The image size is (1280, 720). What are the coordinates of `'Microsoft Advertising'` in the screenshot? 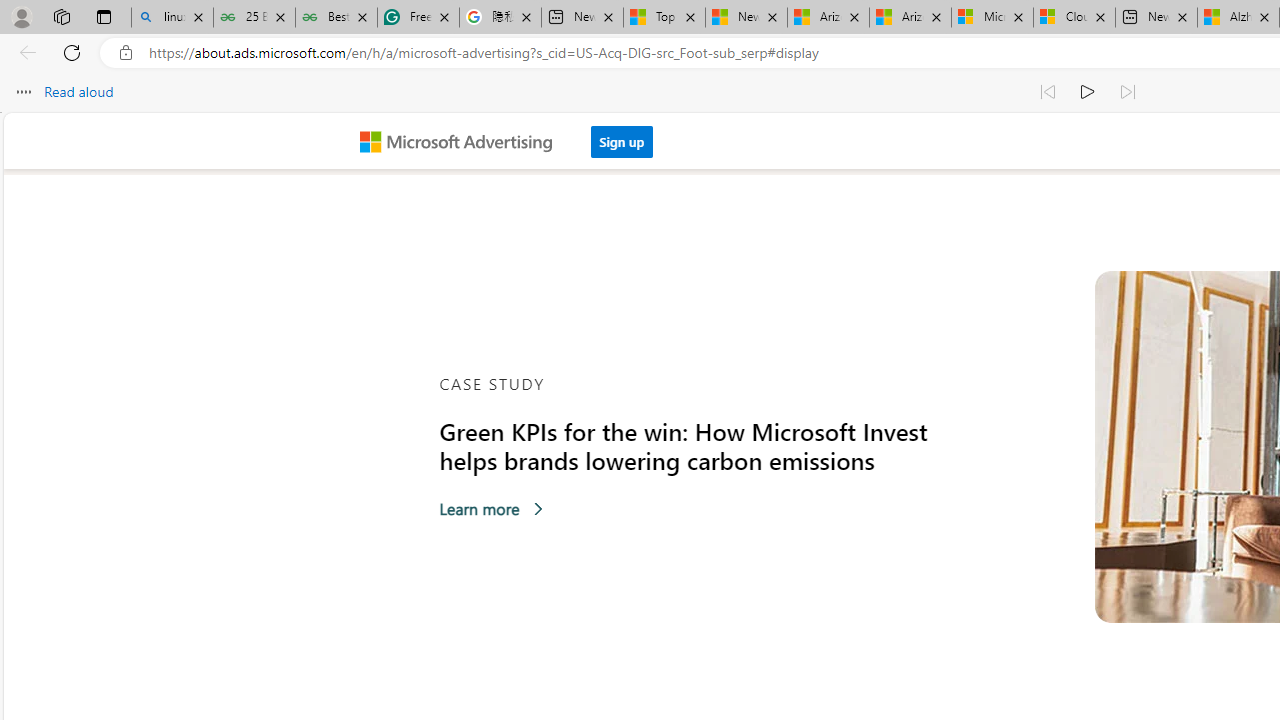 It's located at (463, 139).